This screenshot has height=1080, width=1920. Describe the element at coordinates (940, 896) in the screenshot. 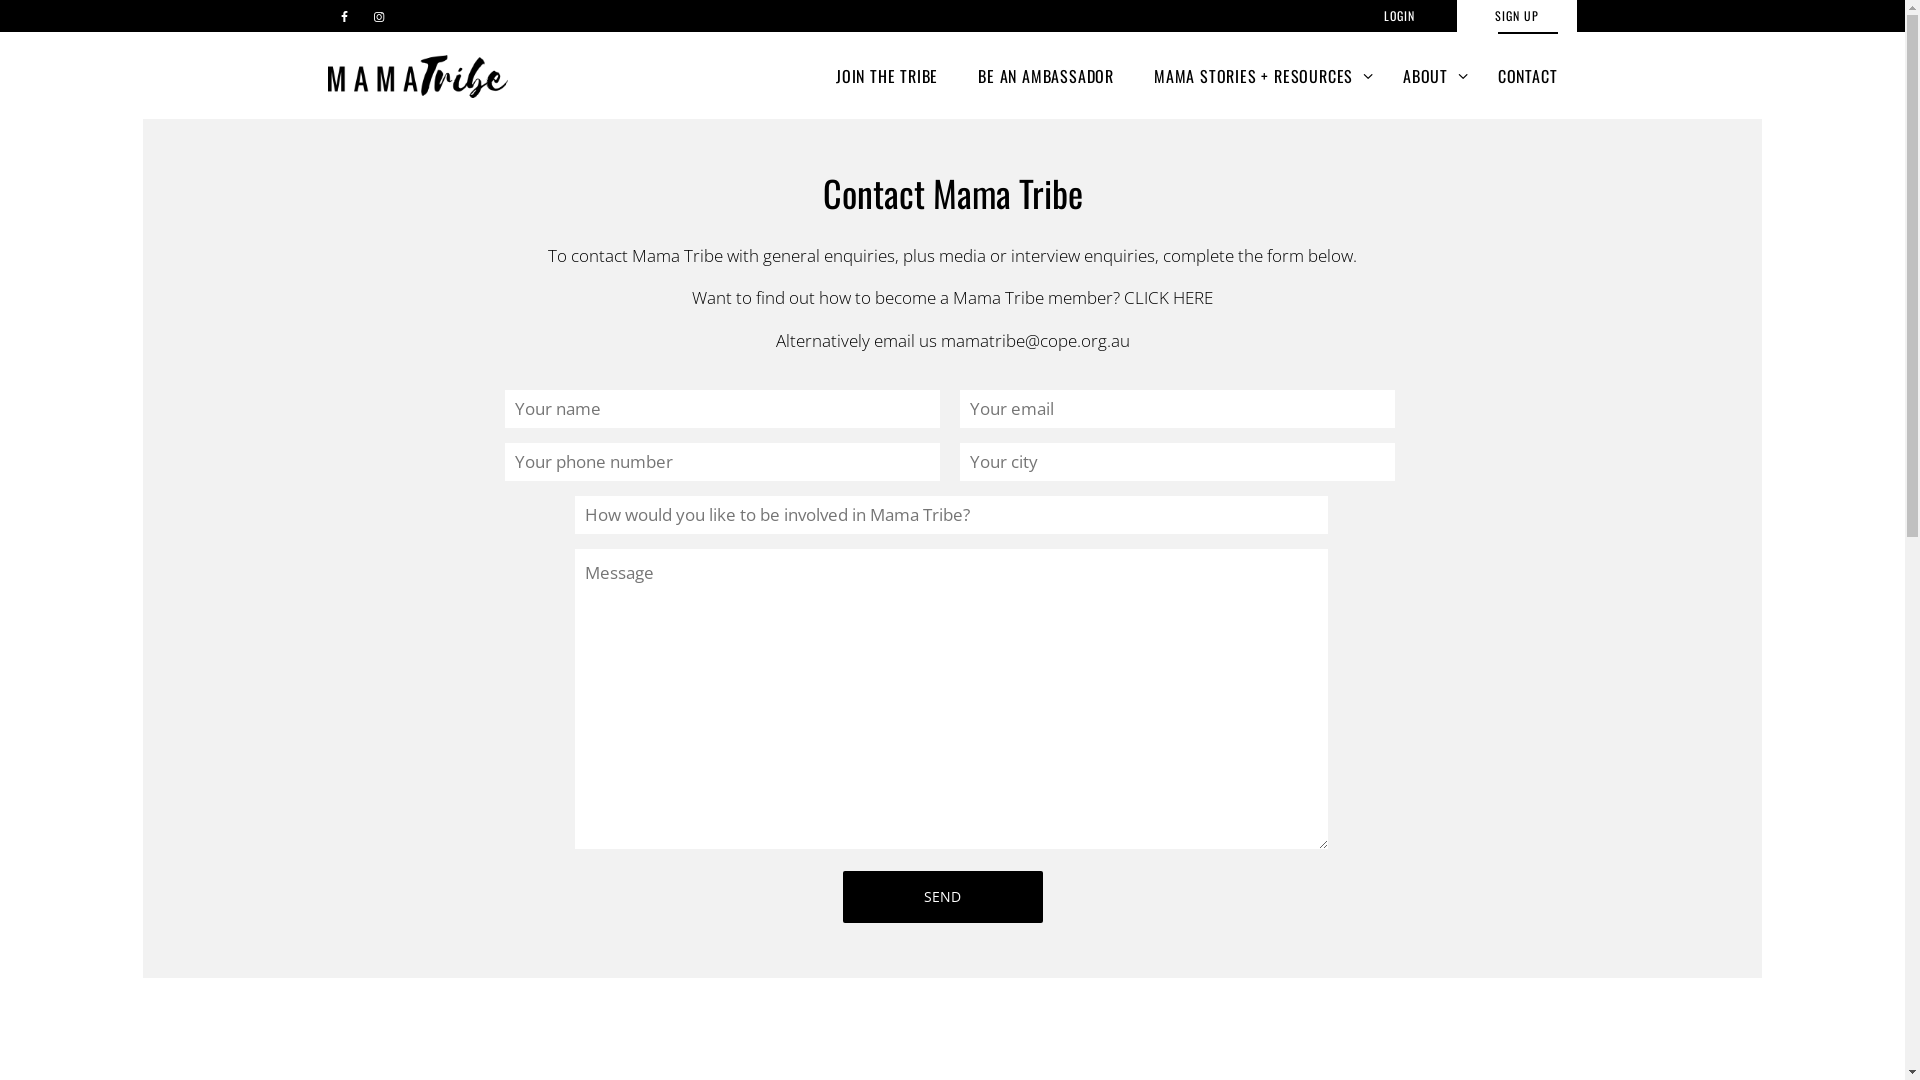

I see `'Send'` at that location.